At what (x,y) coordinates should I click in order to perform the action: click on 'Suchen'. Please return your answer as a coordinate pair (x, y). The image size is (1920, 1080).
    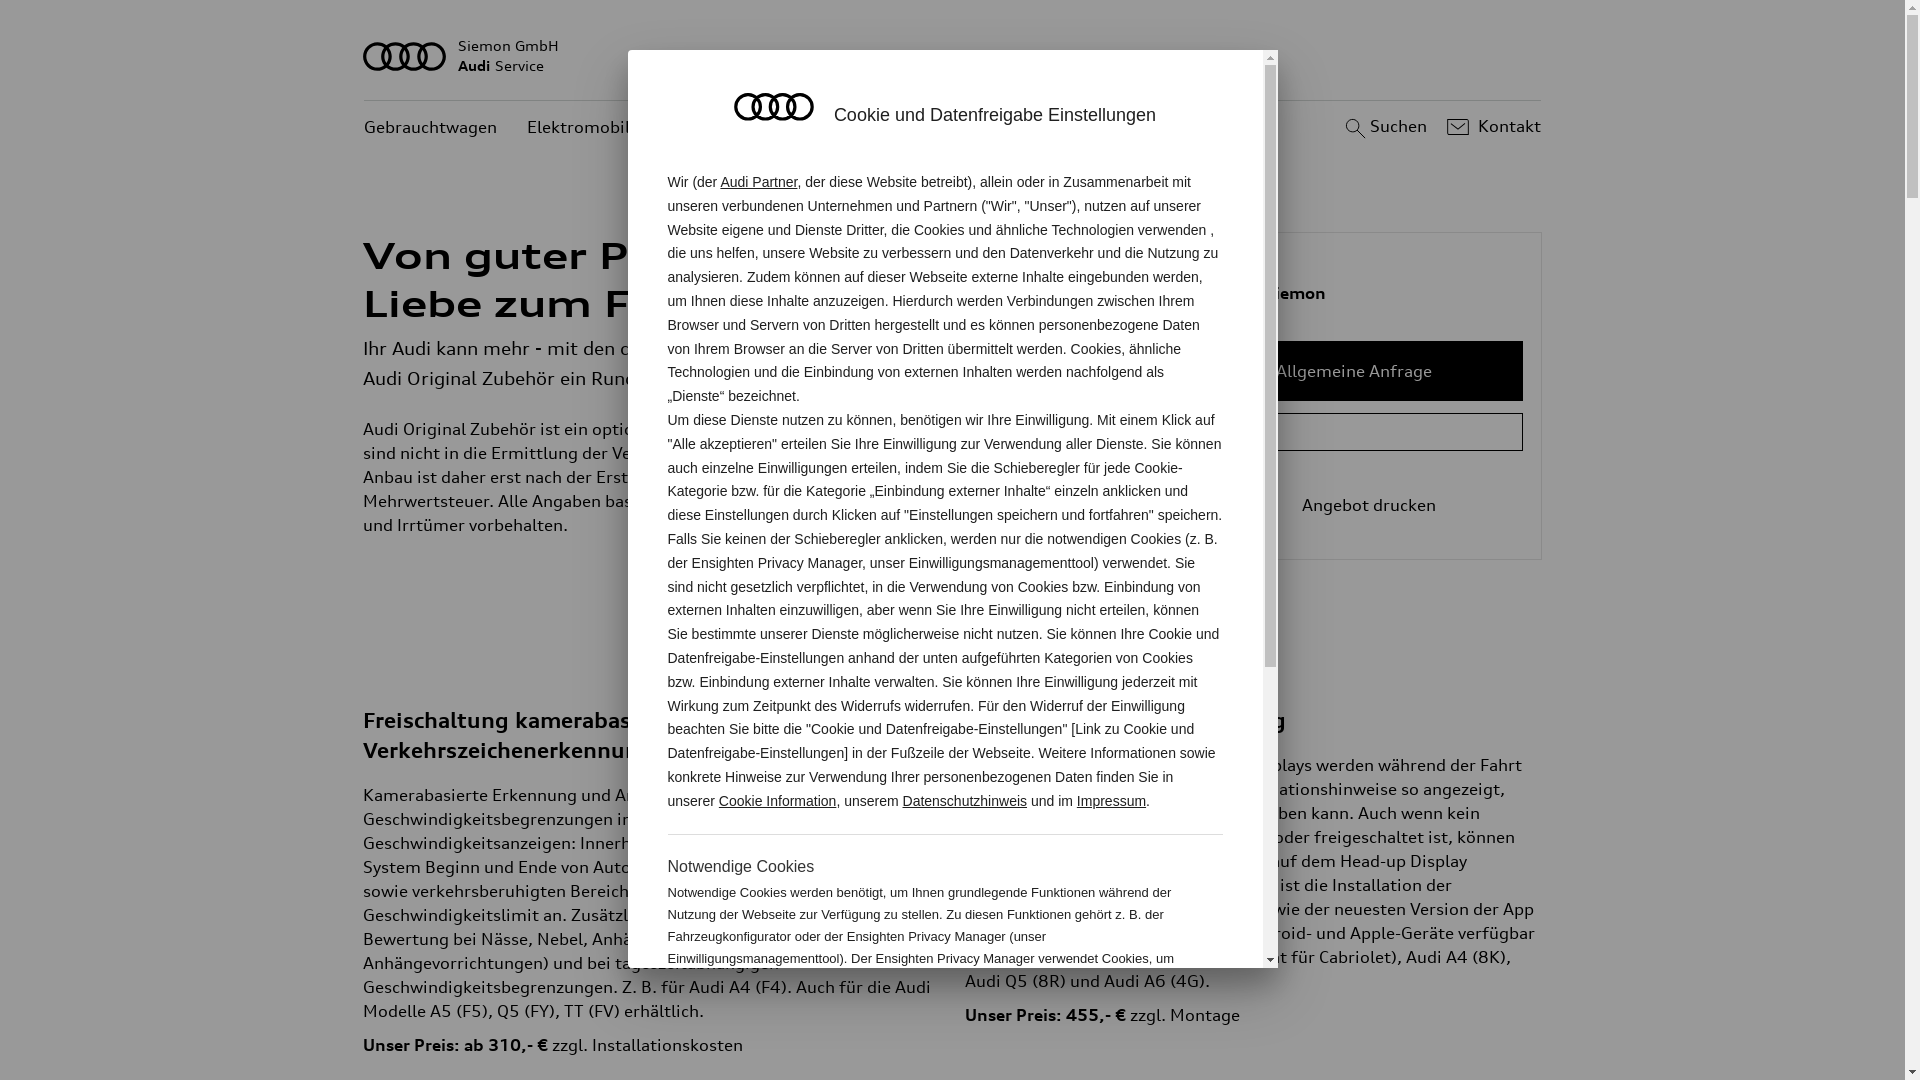
    Looking at the image, I should click on (1339, 127).